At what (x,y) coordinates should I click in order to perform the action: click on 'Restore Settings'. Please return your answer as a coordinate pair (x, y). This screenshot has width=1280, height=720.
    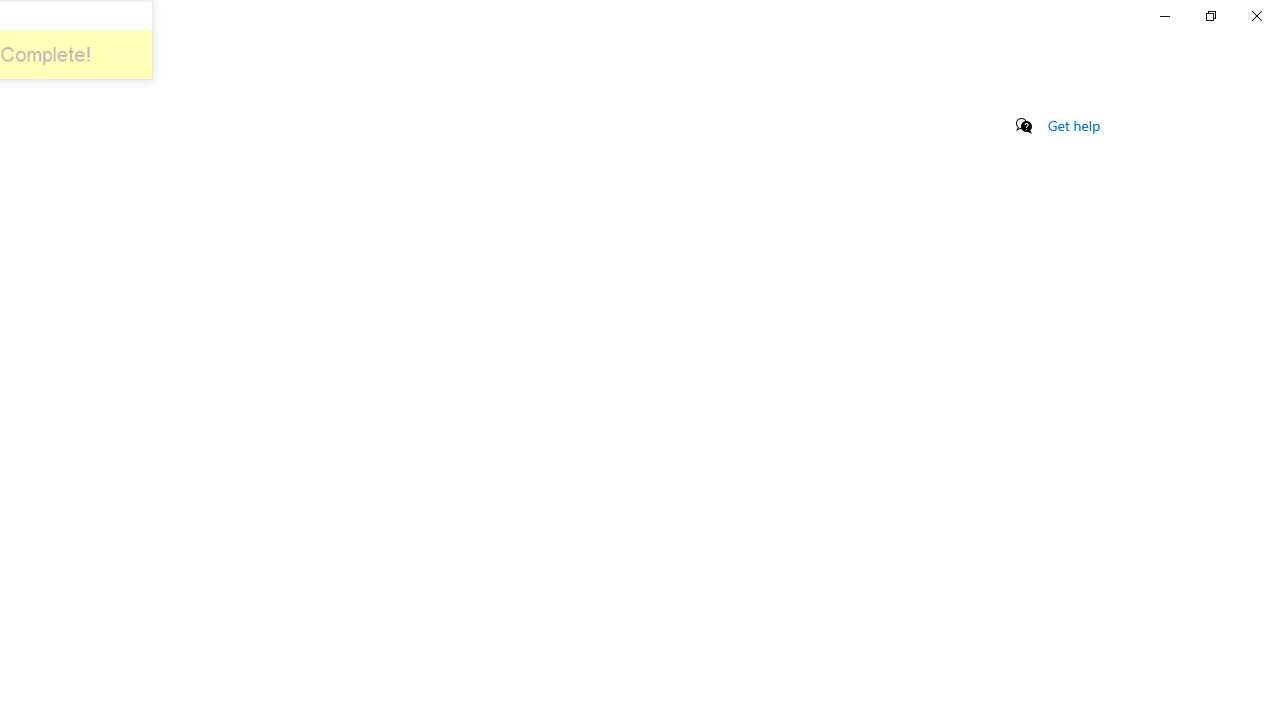
    Looking at the image, I should click on (1209, 15).